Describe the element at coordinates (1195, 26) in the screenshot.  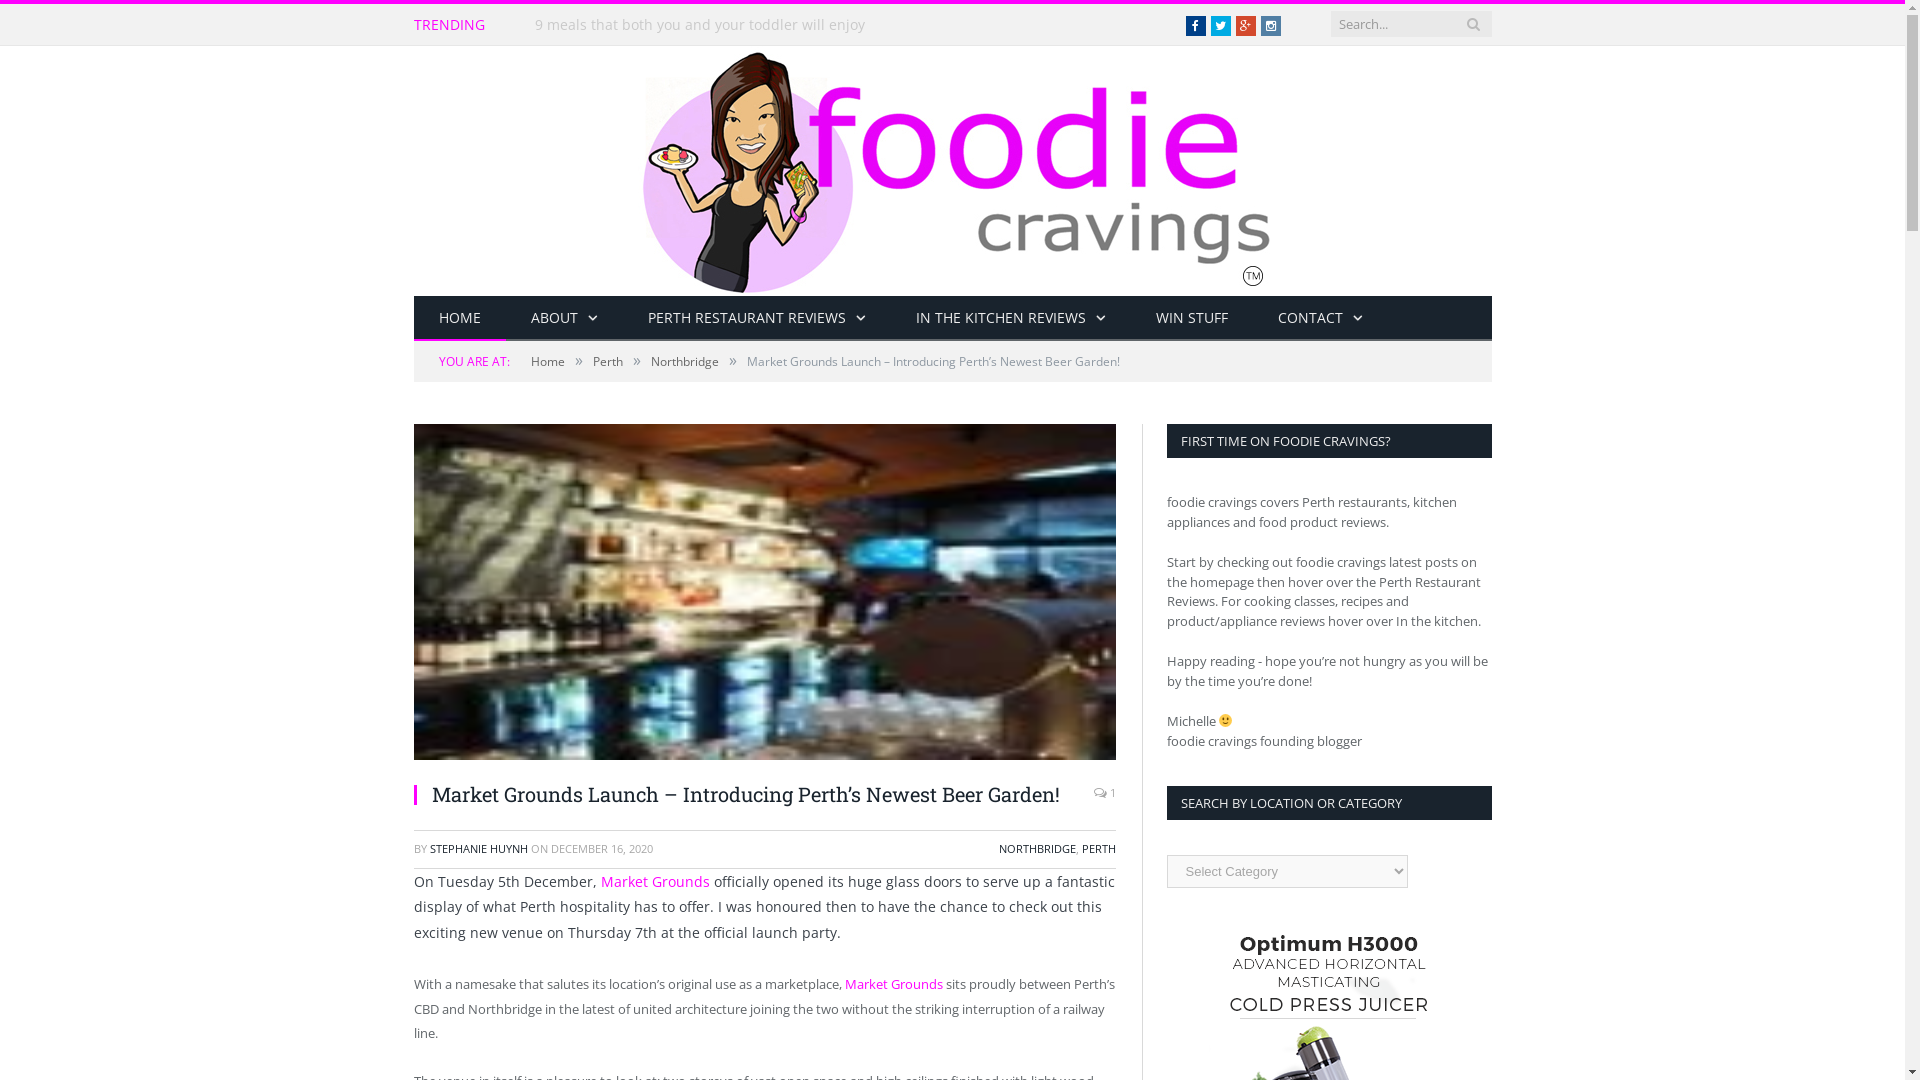
I see `'Facebook'` at that location.